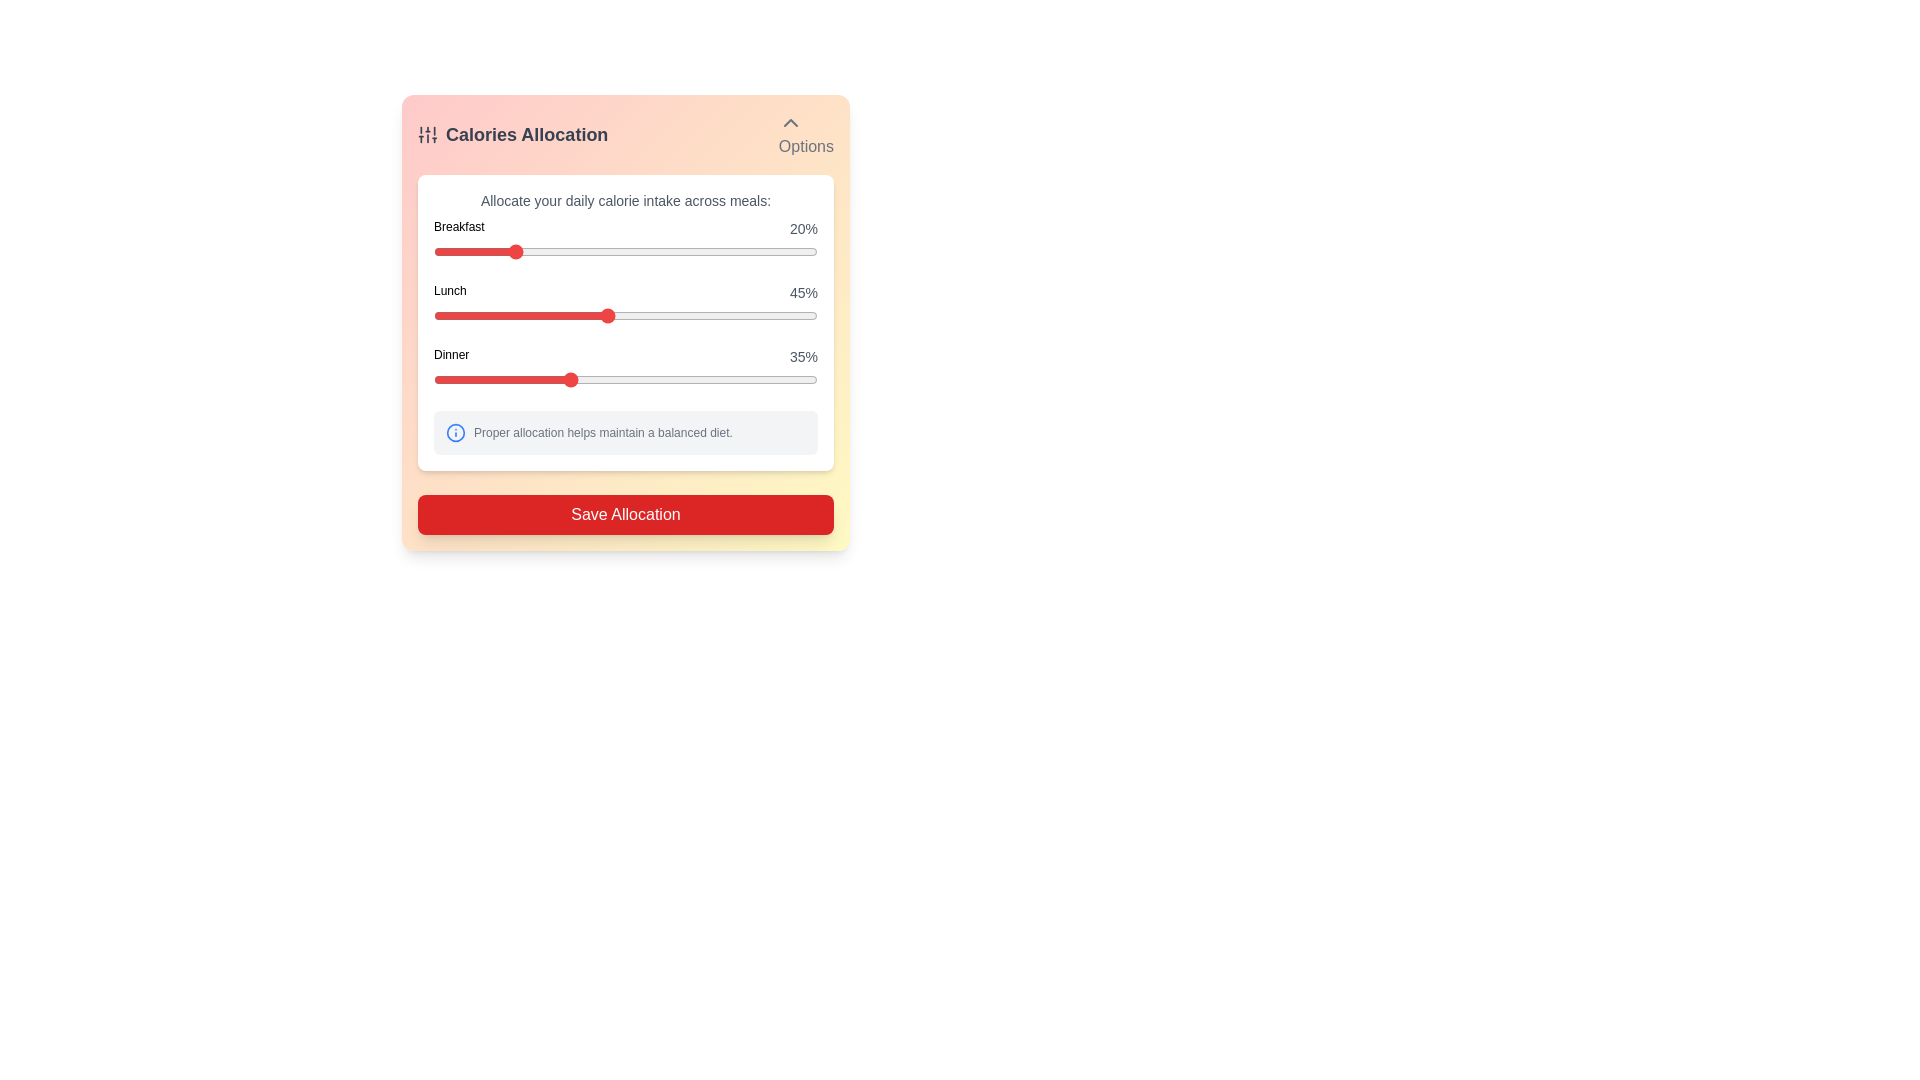 This screenshot has height=1080, width=1920. What do you see at coordinates (455, 431) in the screenshot?
I see `the informational tooltip icon to reveal additional details` at bounding box center [455, 431].